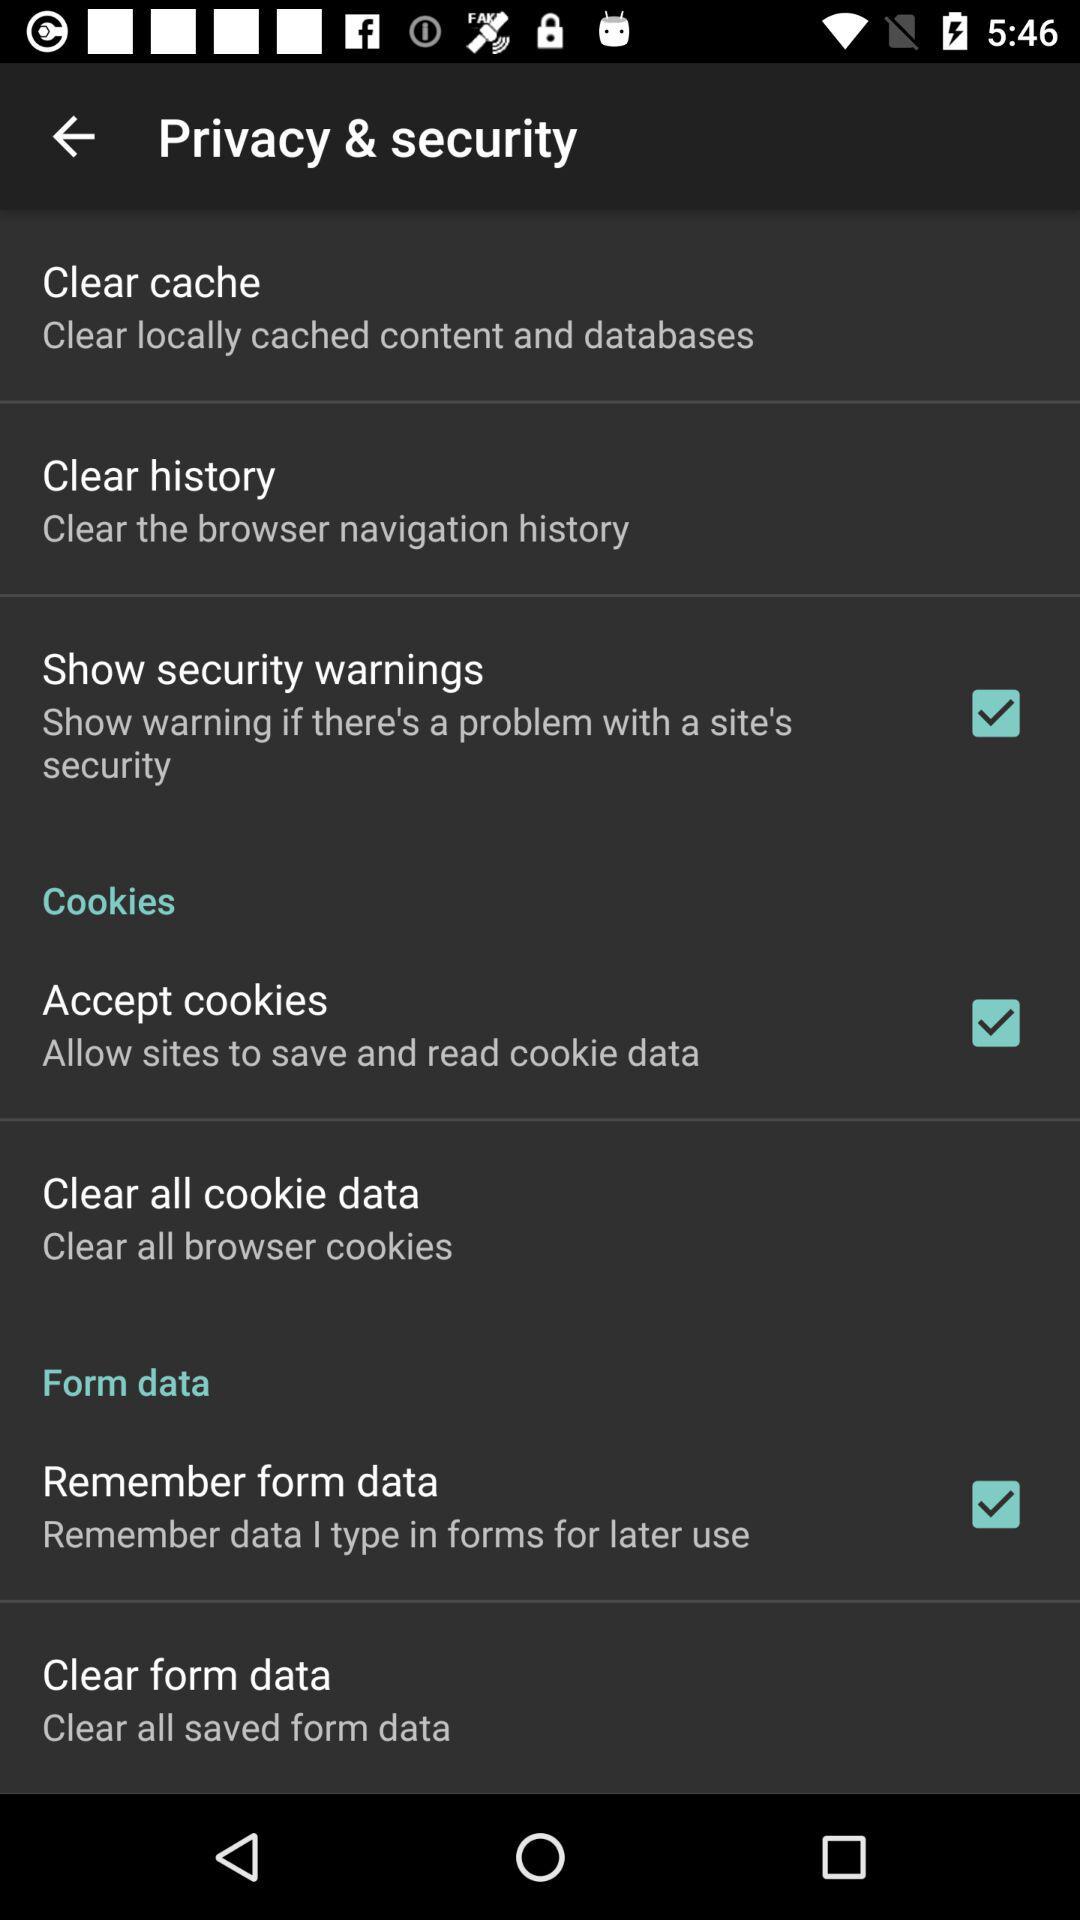  Describe the element at coordinates (371, 1050) in the screenshot. I see `the allow sites to icon` at that location.